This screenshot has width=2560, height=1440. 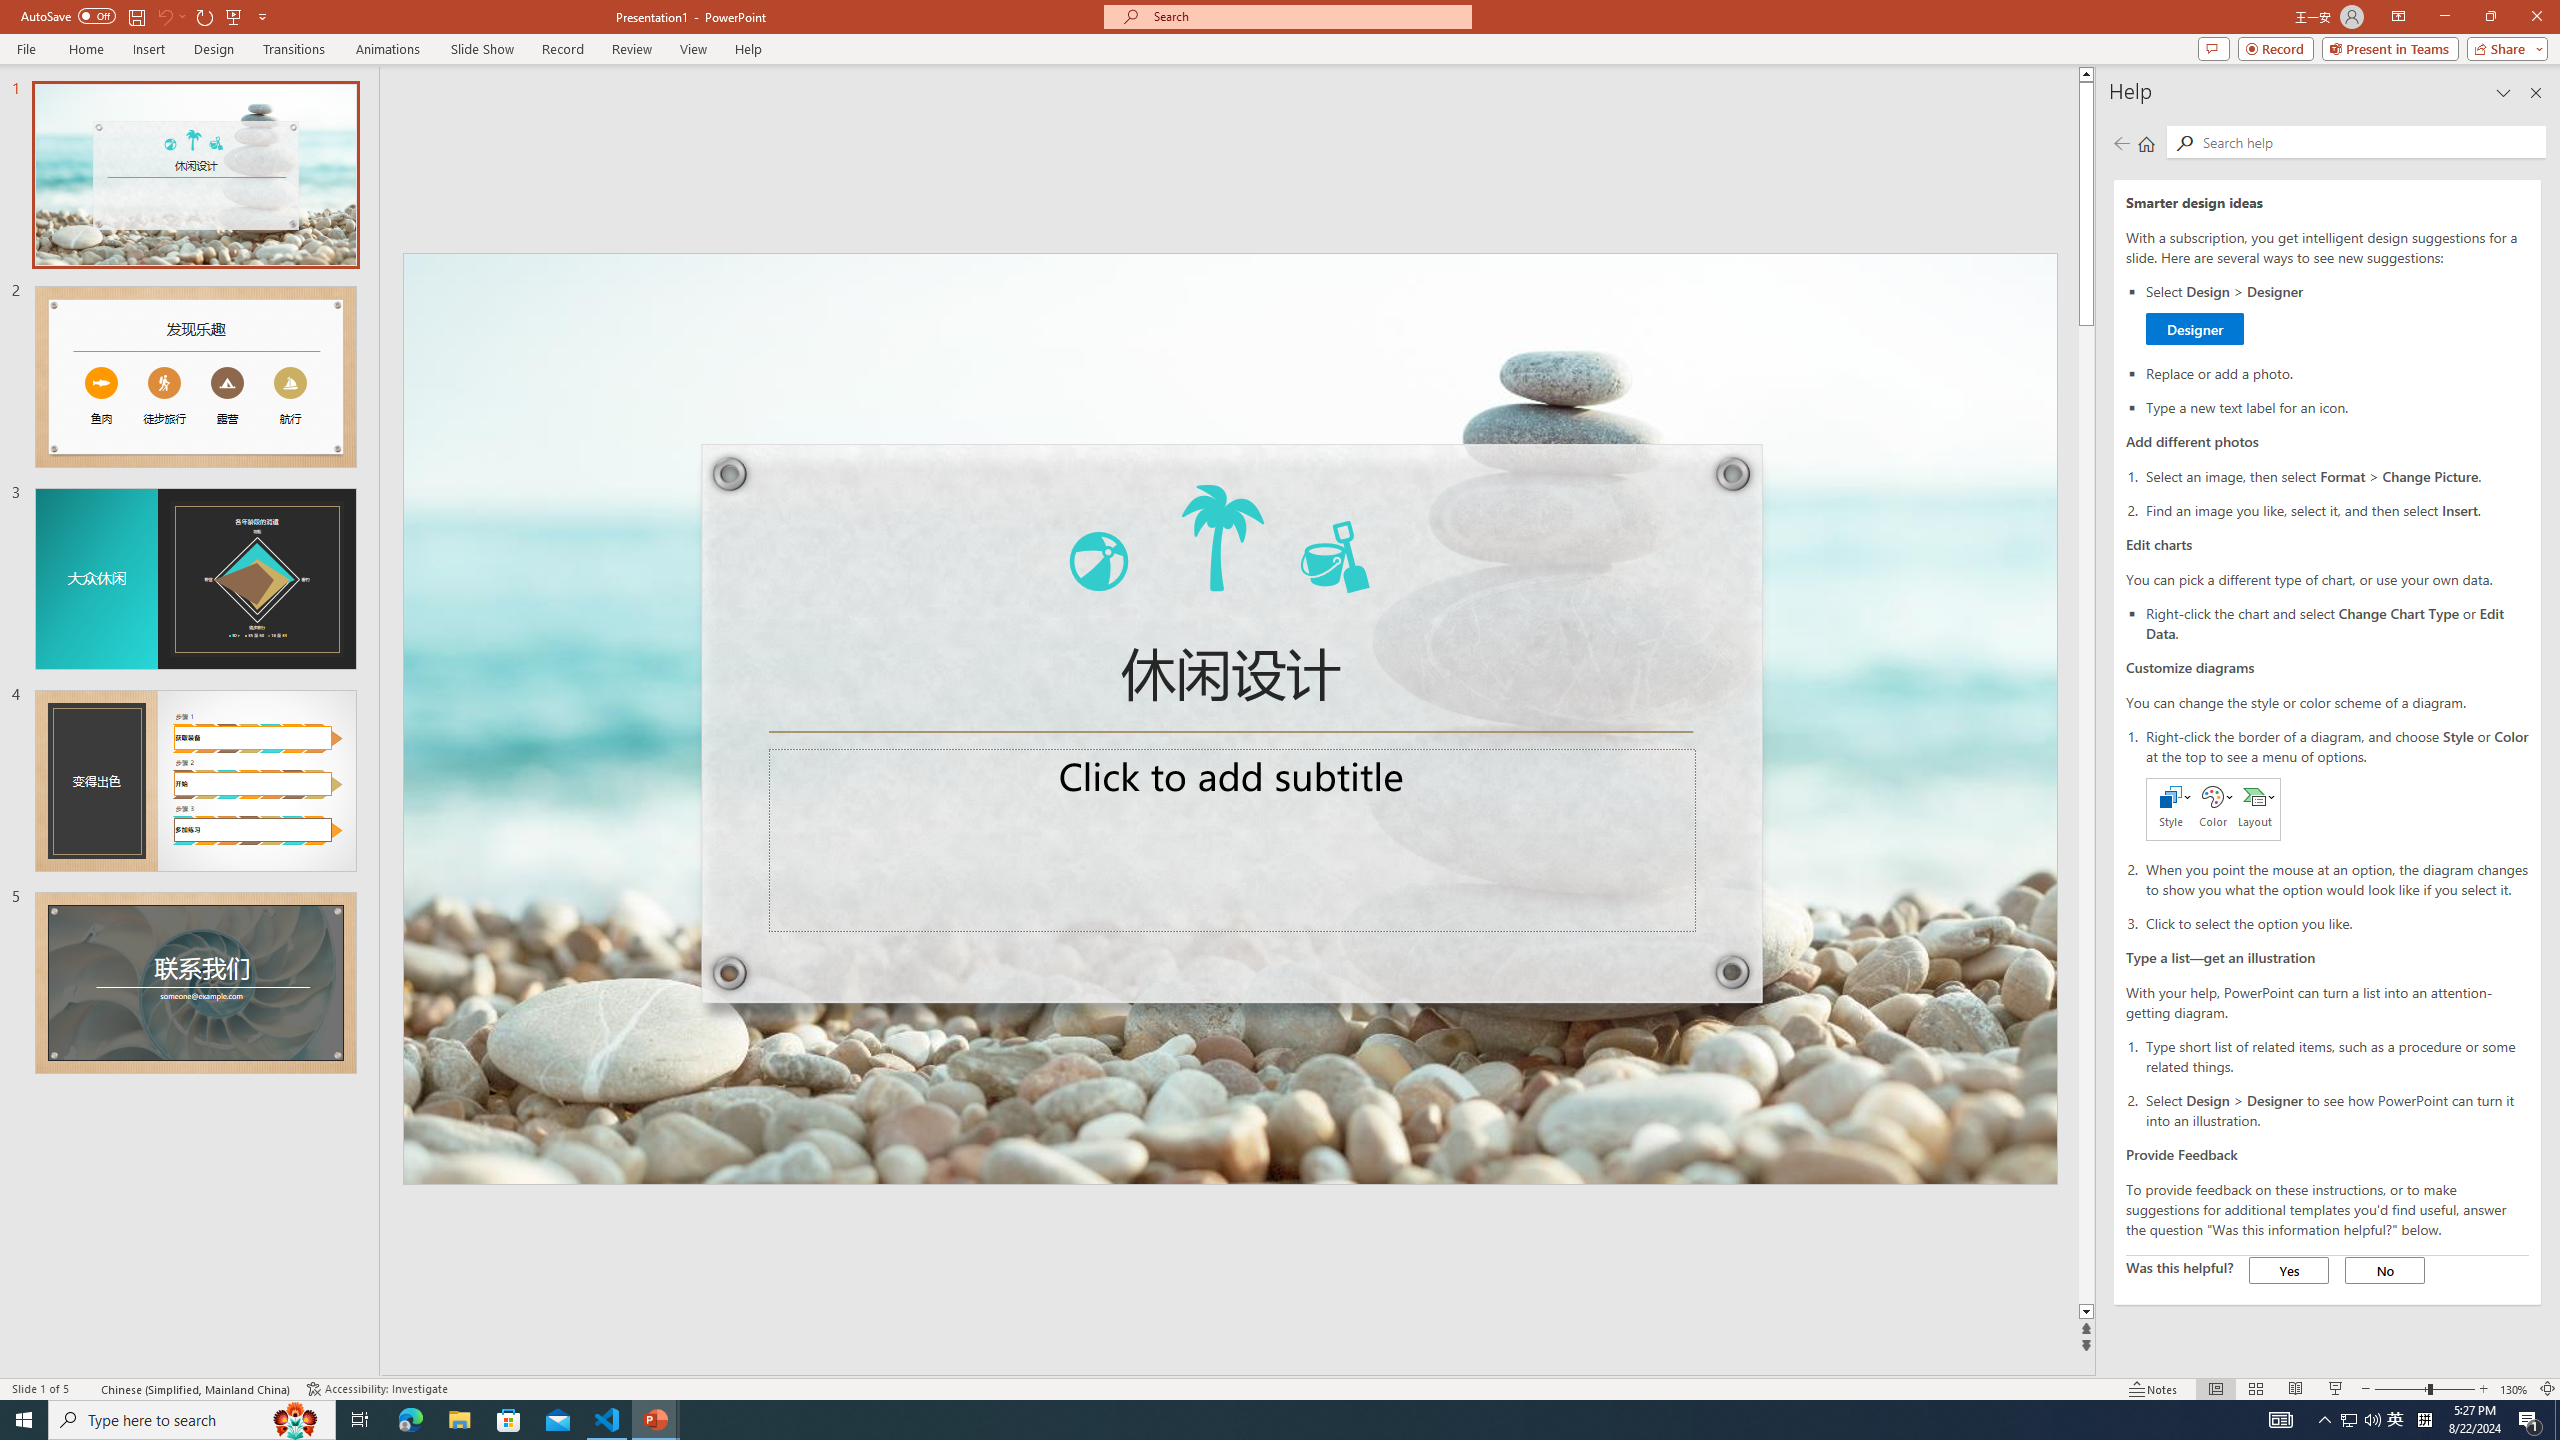 What do you see at coordinates (2336, 475) in the screenshot?
I see `'Select an image, then select Format > Change Picture.'` at bounding box center [2336, 475].